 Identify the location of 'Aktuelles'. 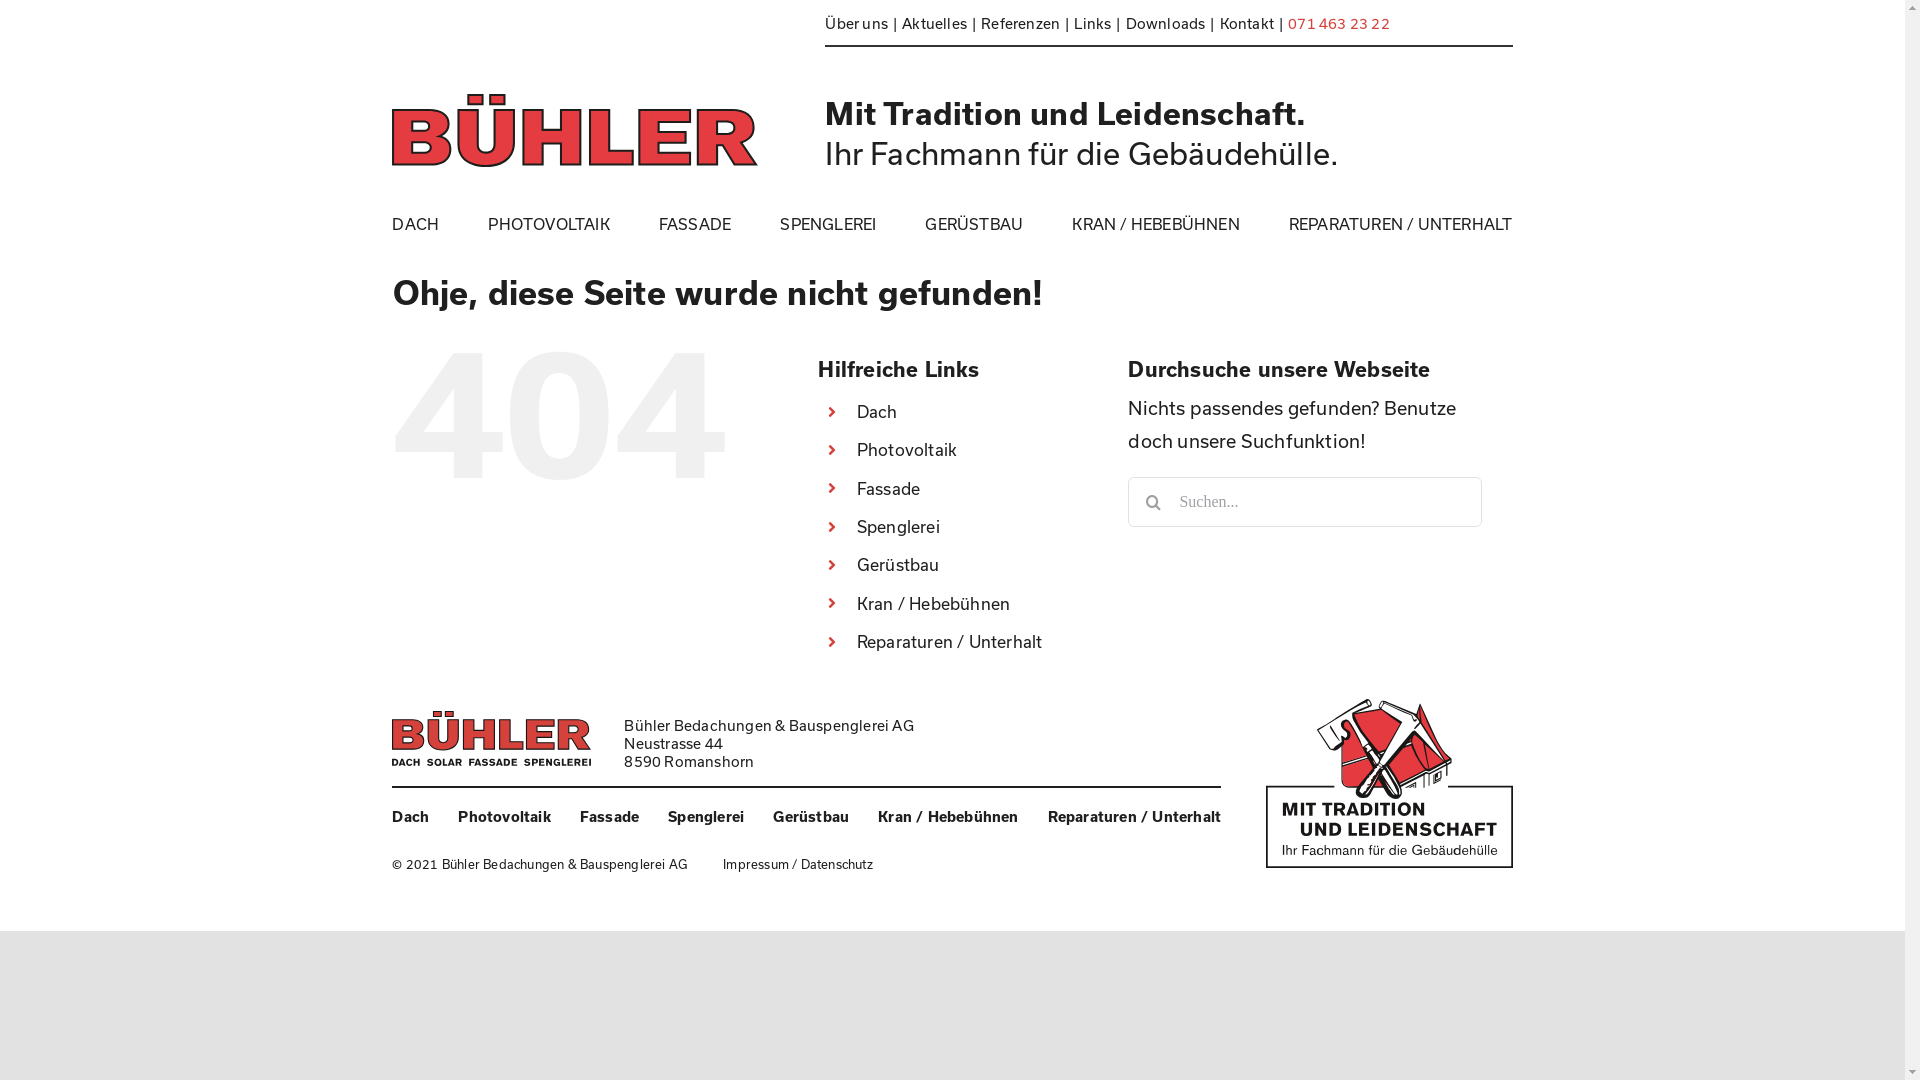
(940, 22).